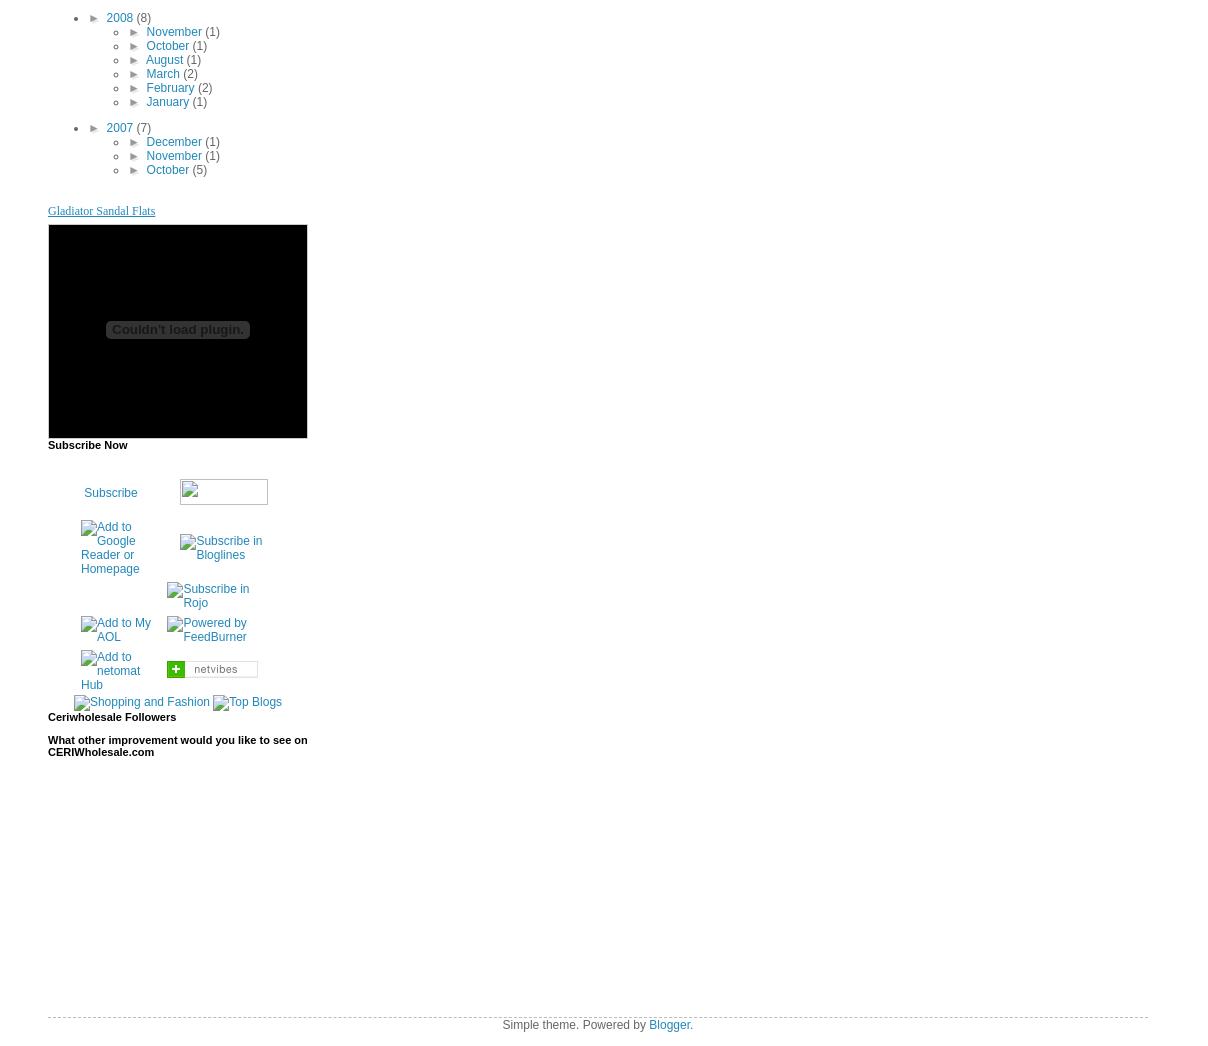  I want to click on '(8)', so click(142, 16).